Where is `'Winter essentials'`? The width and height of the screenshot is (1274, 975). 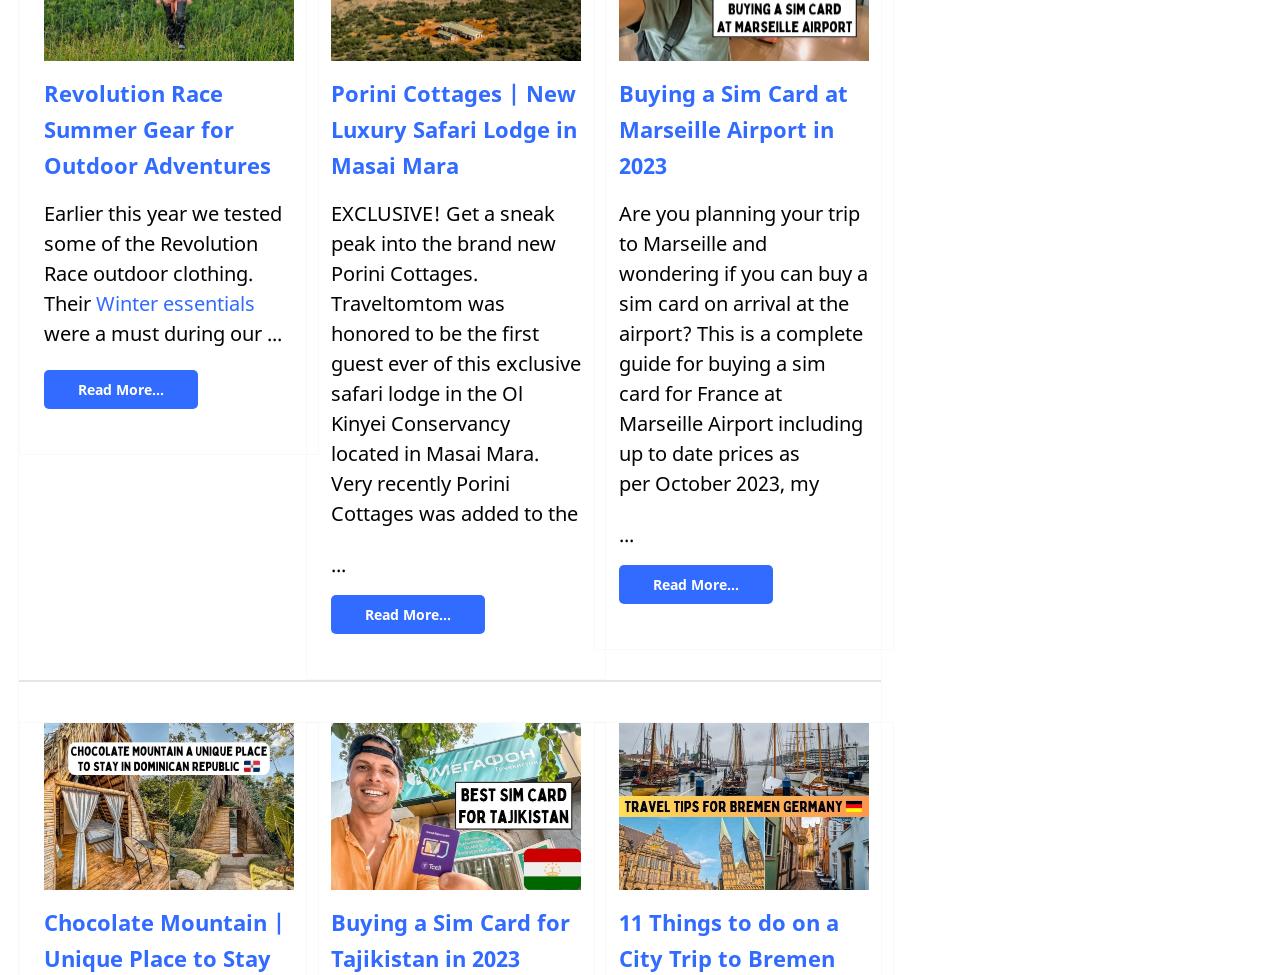
'Winter essentials' is located at coordinates (174, 302).